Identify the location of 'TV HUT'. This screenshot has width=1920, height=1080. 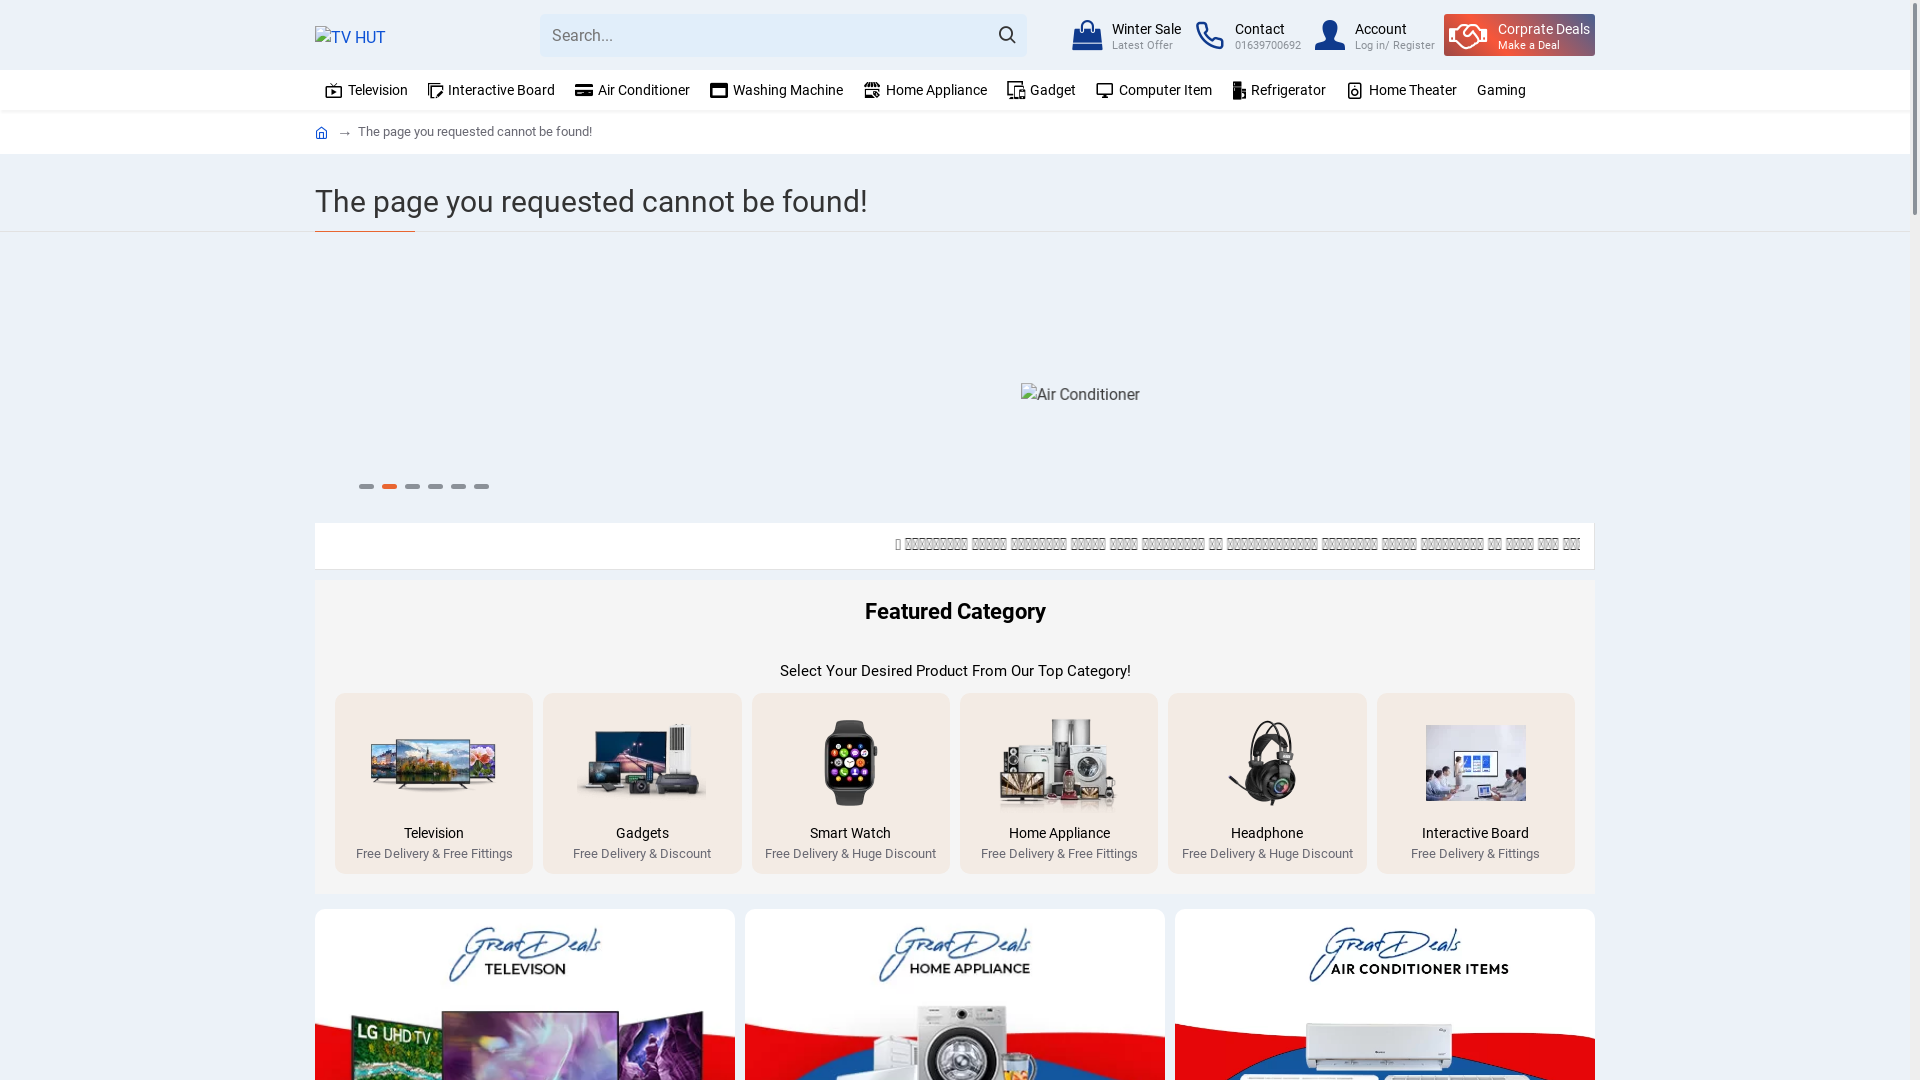
(350, 34).